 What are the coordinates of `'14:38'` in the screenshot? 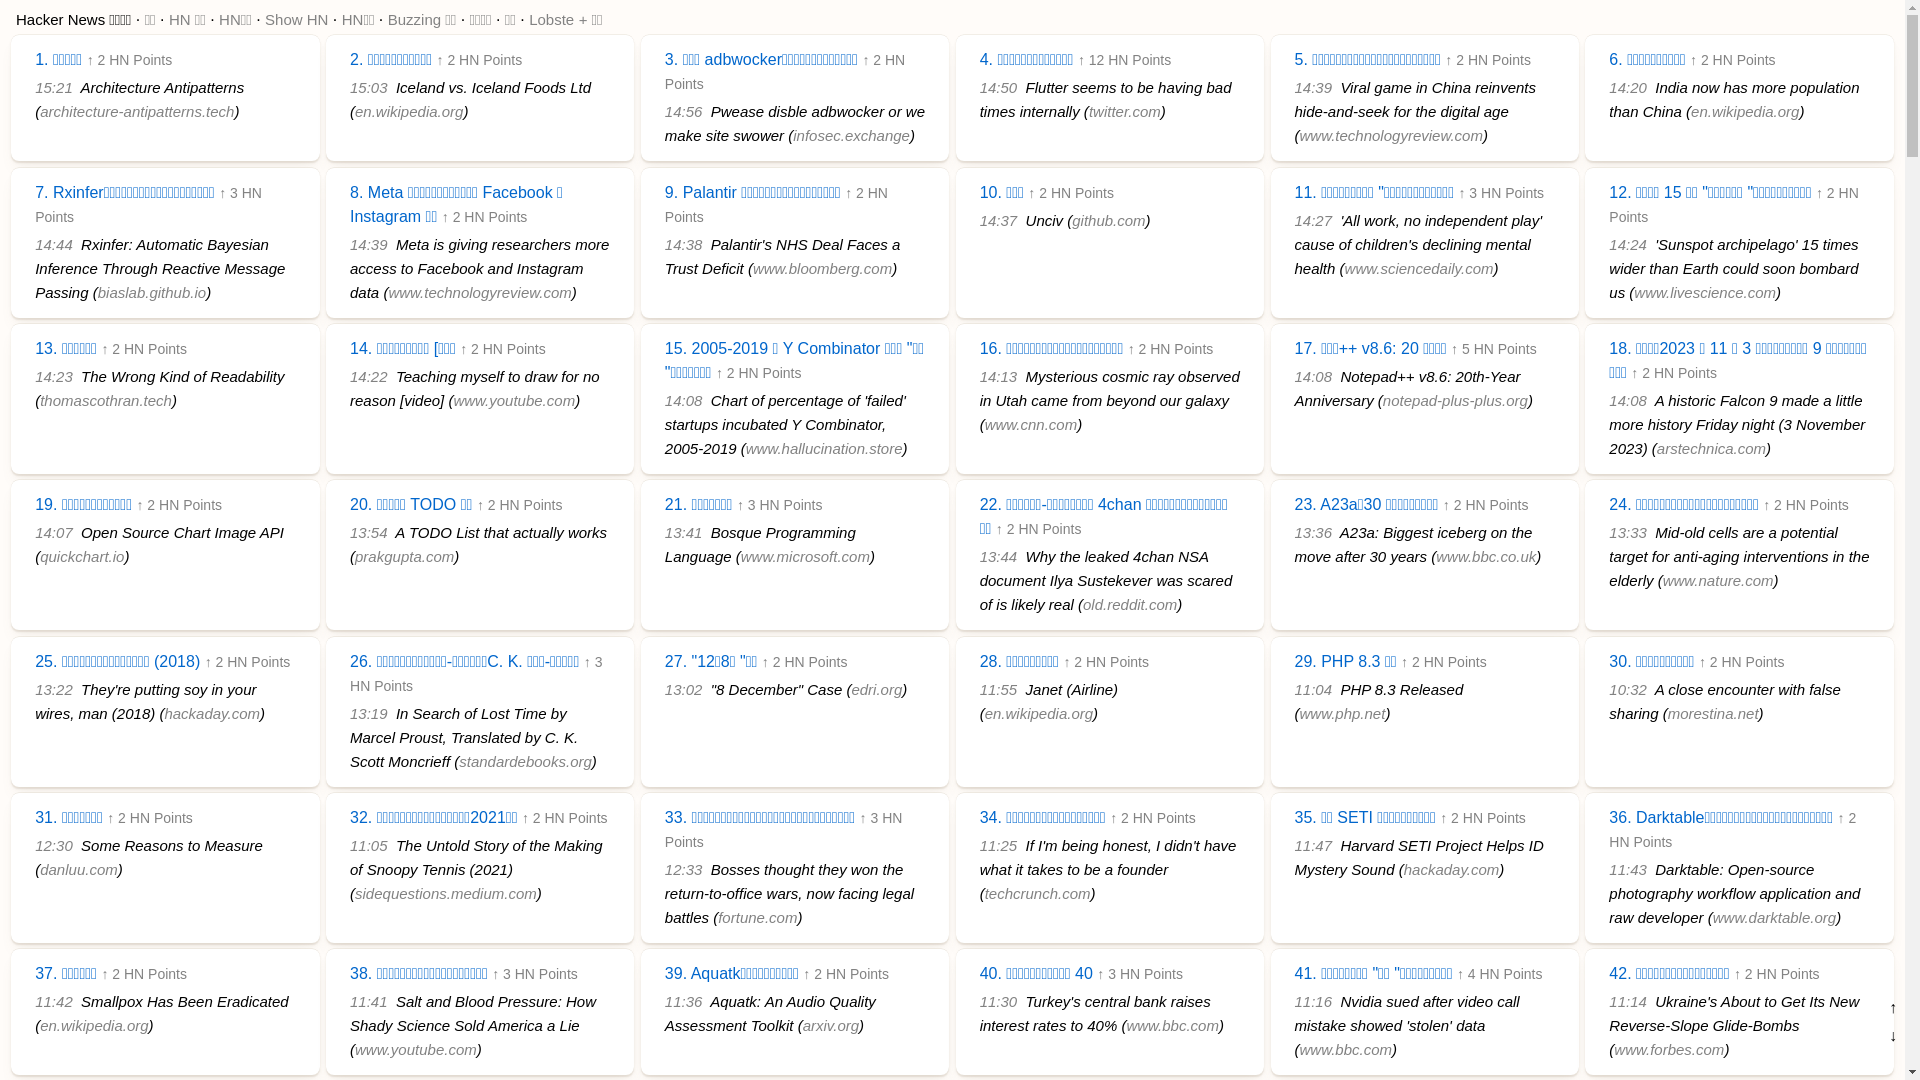 It's located at (684, 243).